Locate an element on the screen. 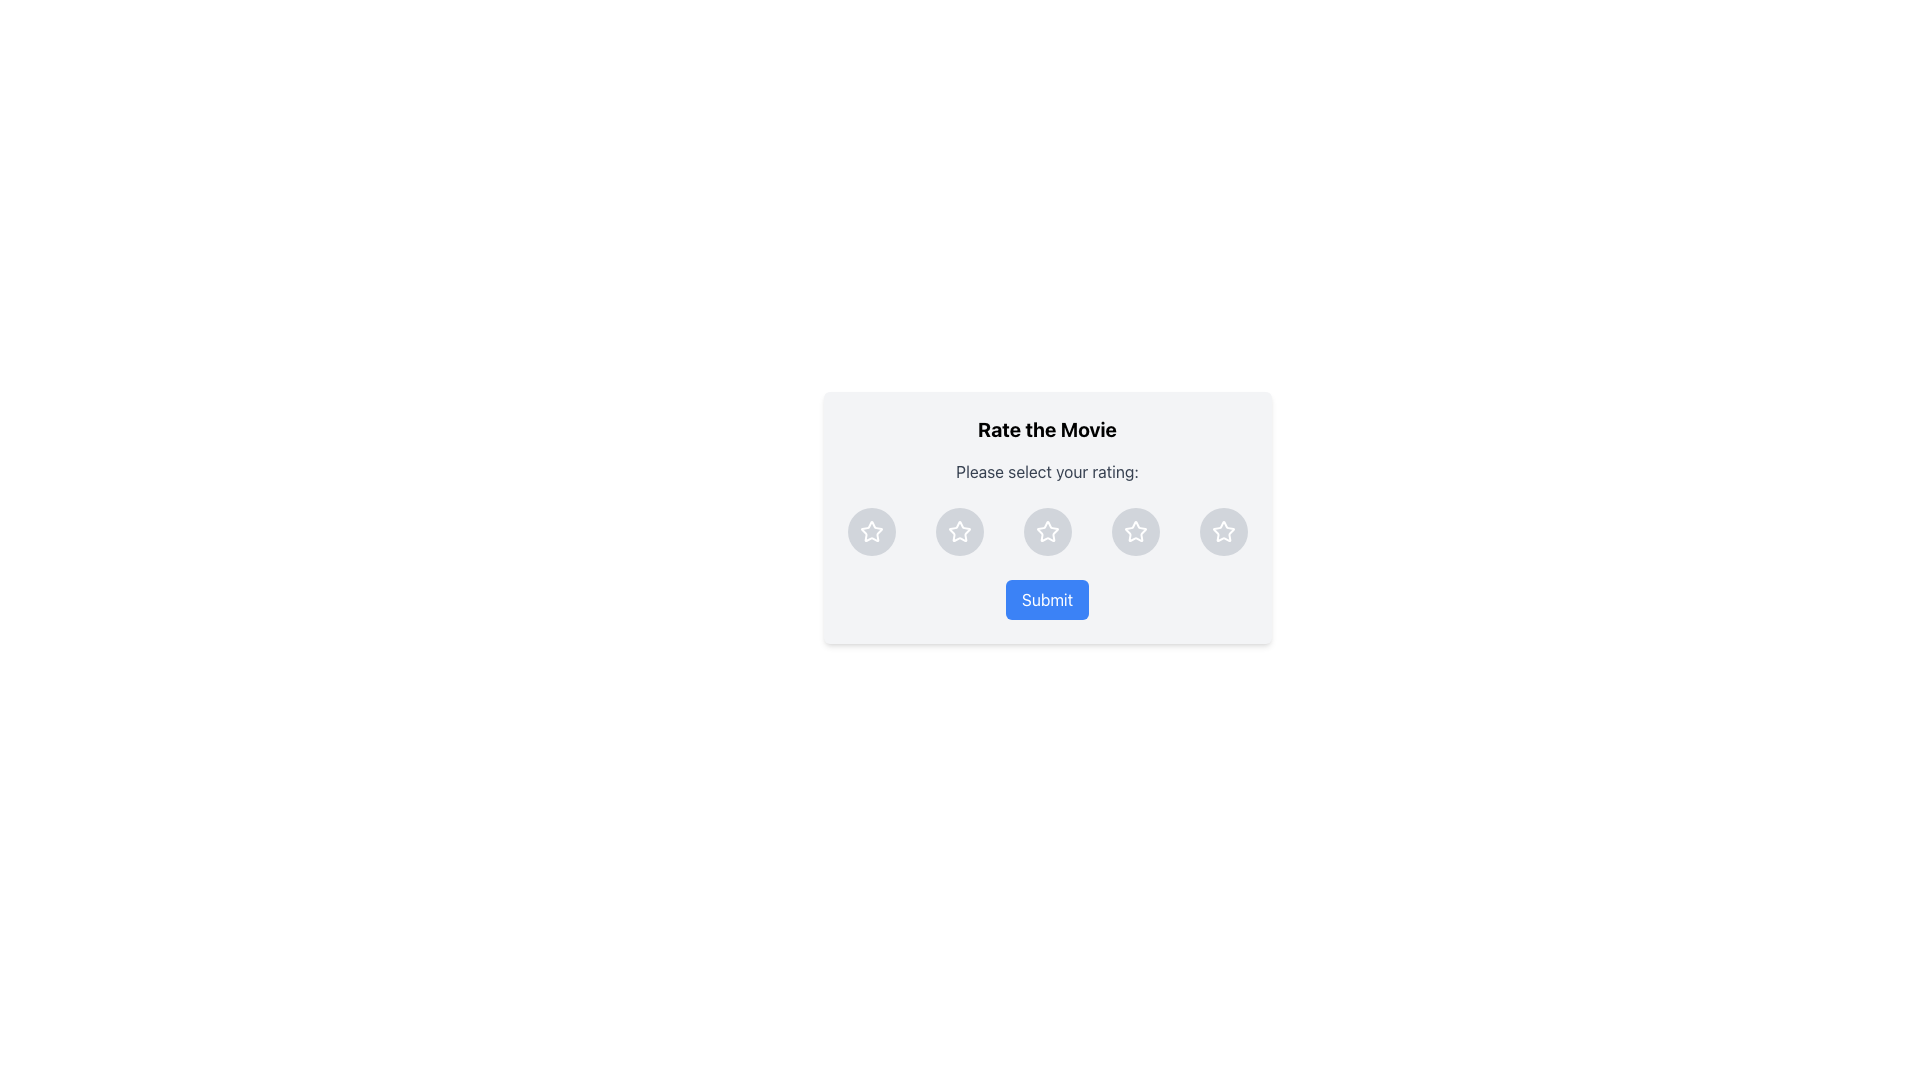  the star rating icons within the rectangular panel with a light gray background to confirm the selection is located at coordinates (1046, 516).